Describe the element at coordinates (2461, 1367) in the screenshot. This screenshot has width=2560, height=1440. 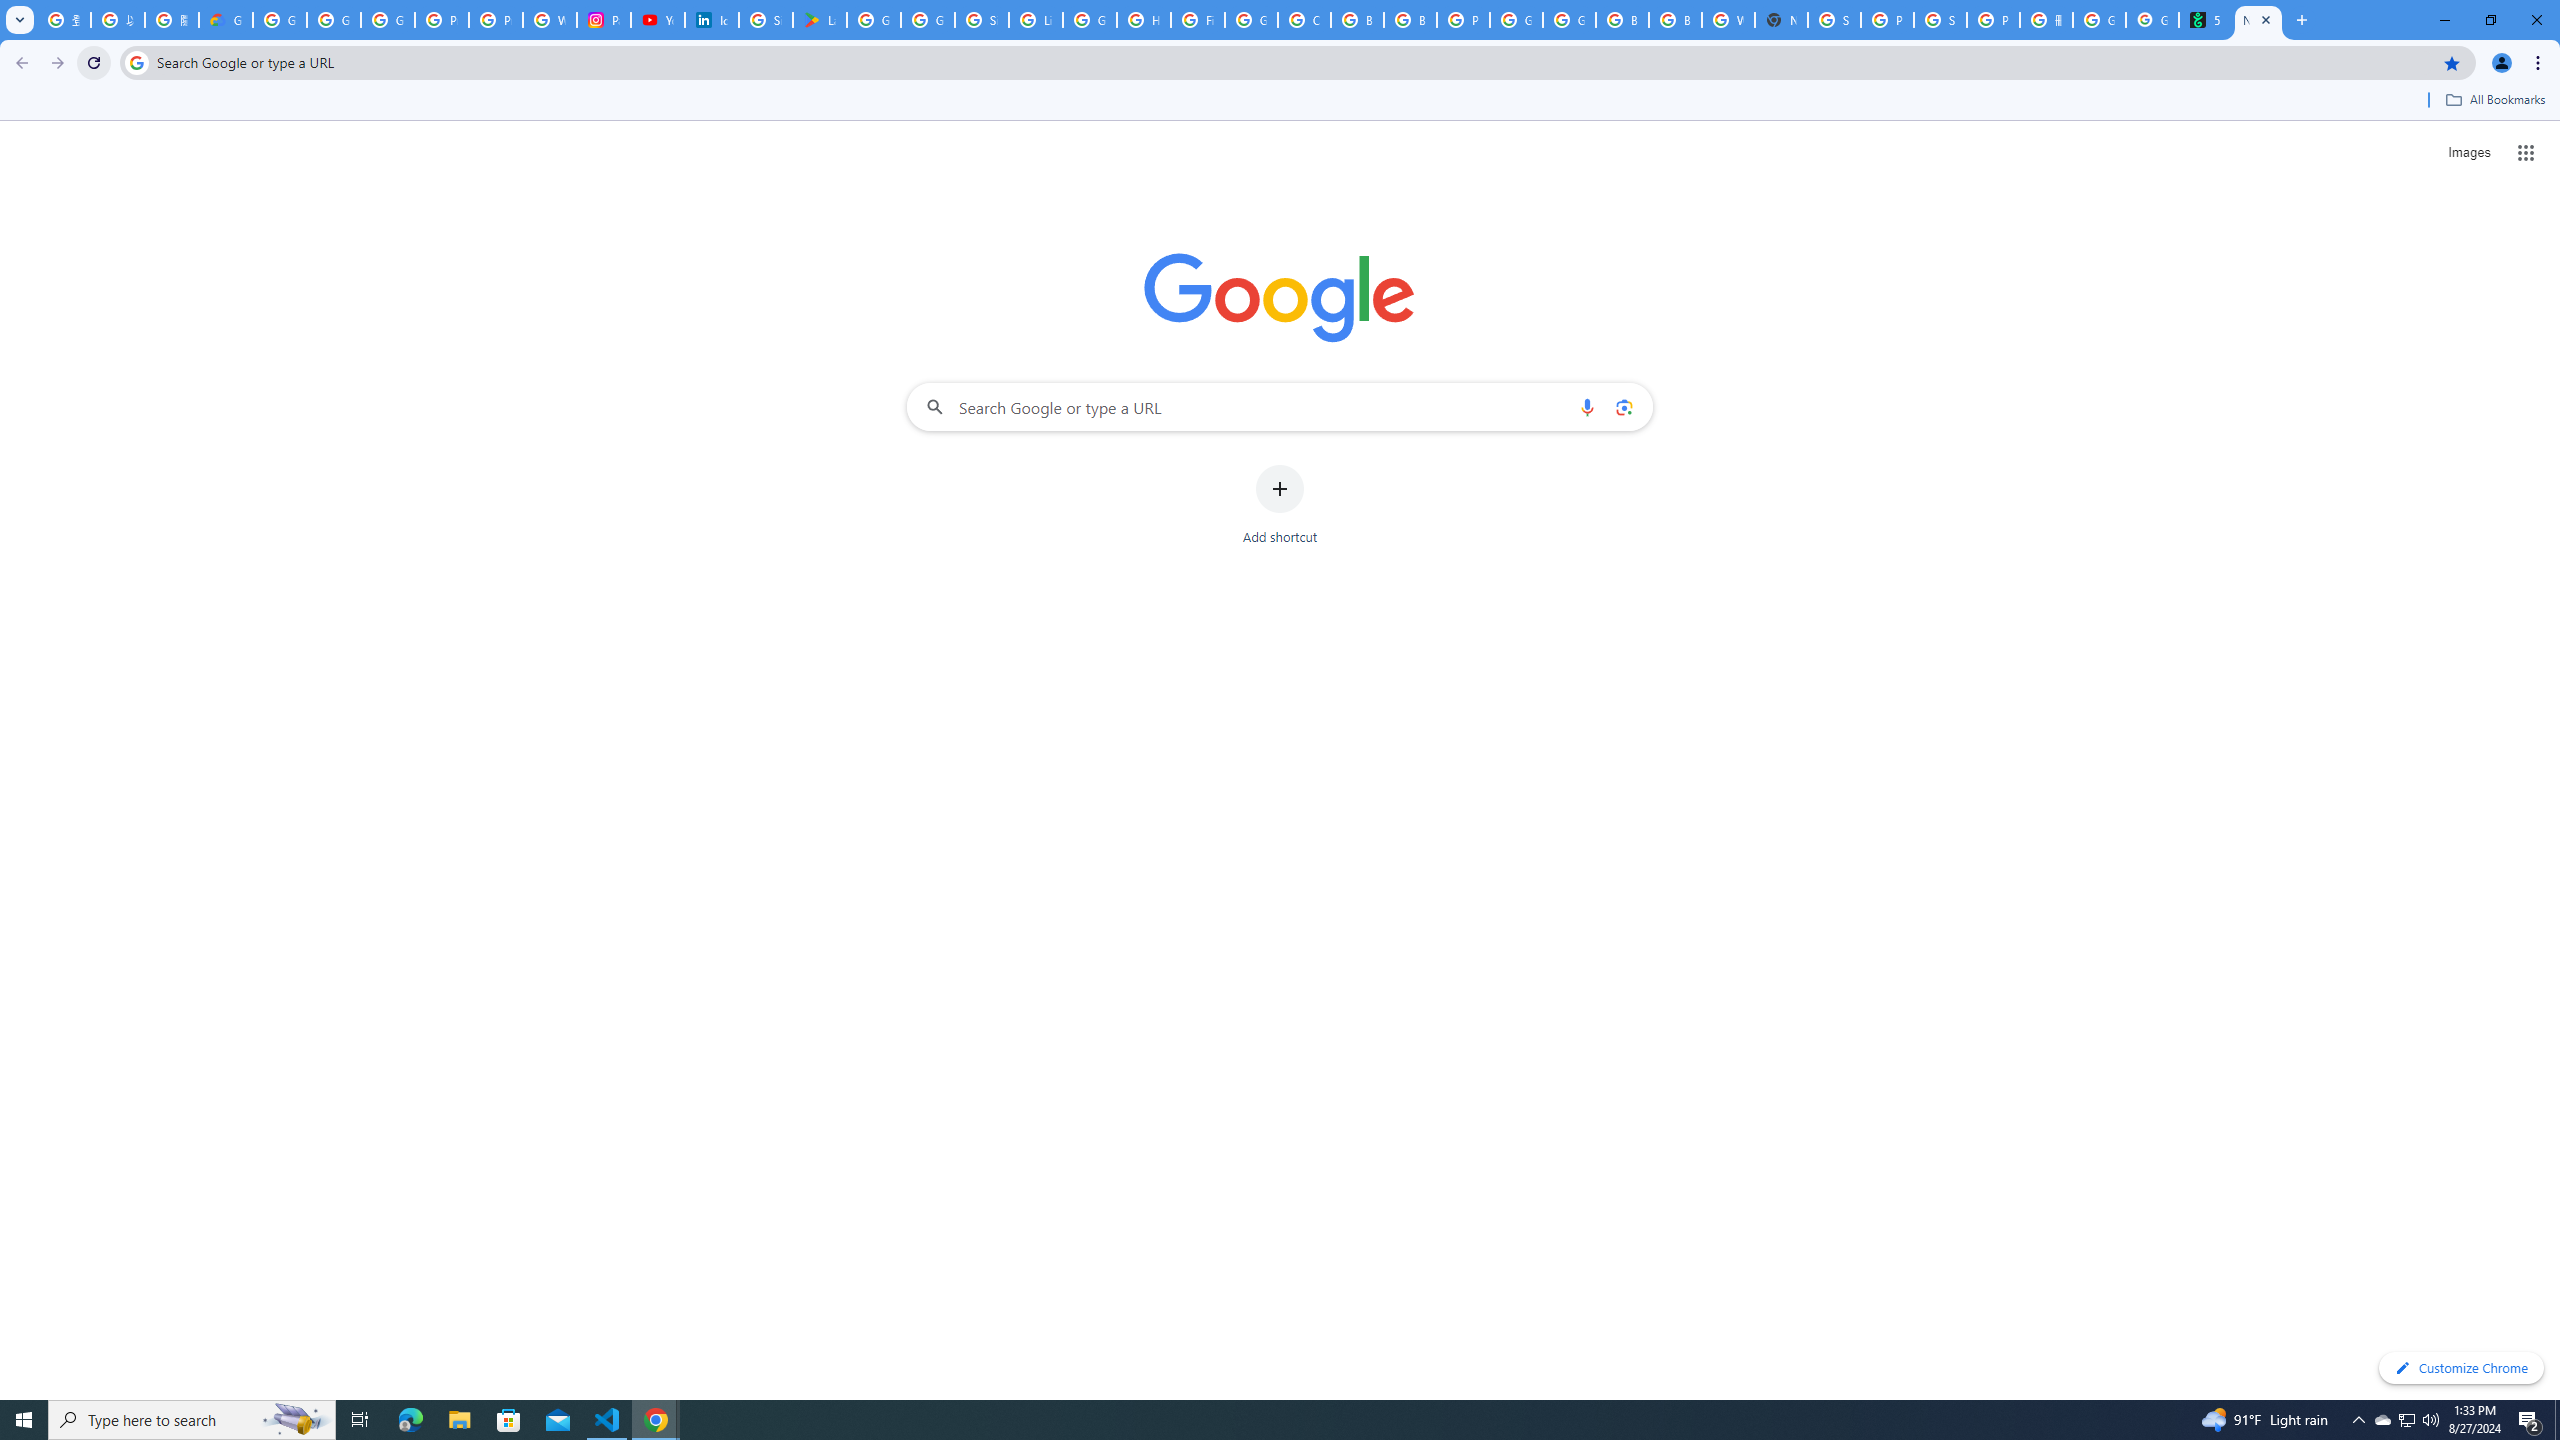
I see `'Customize Chrome'` at that location.